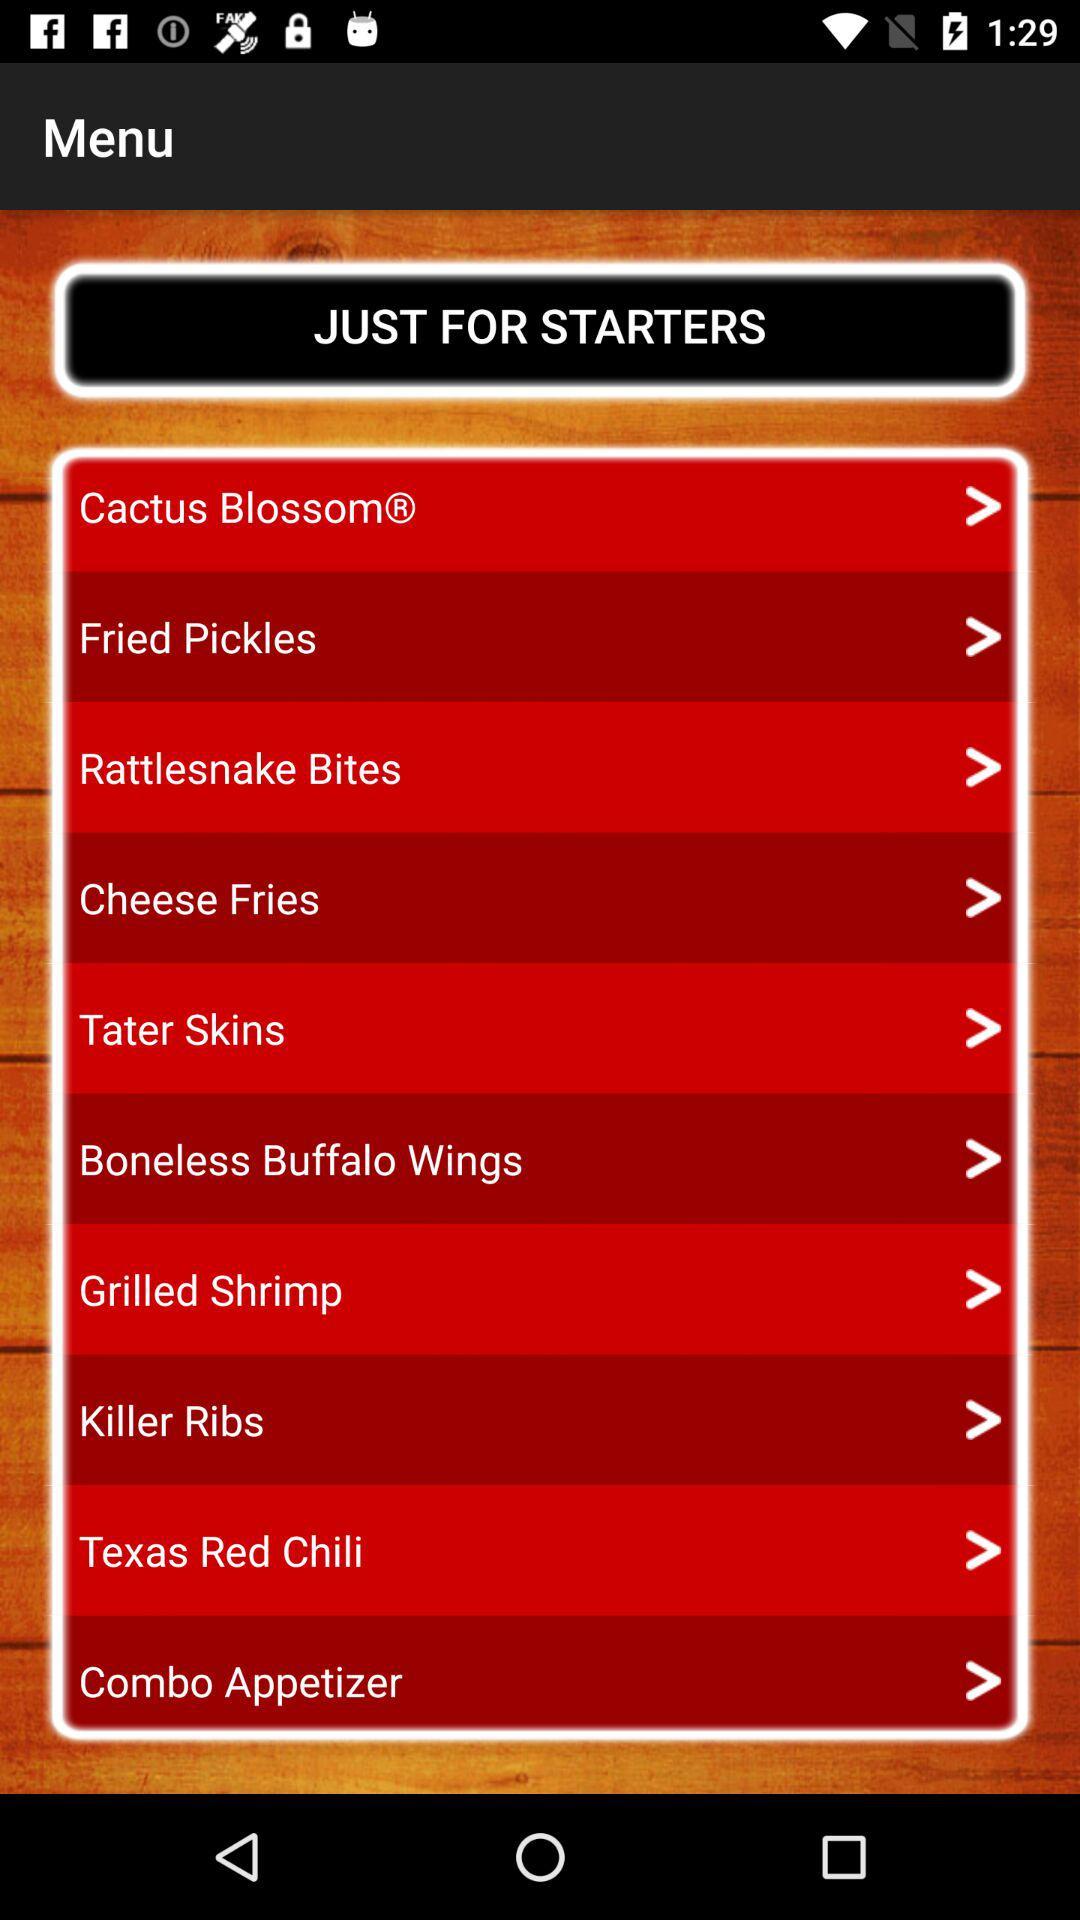  Describe the element at coordinates (222, 766) in the screenshot. I see `icon above the cheese fries` at that location.